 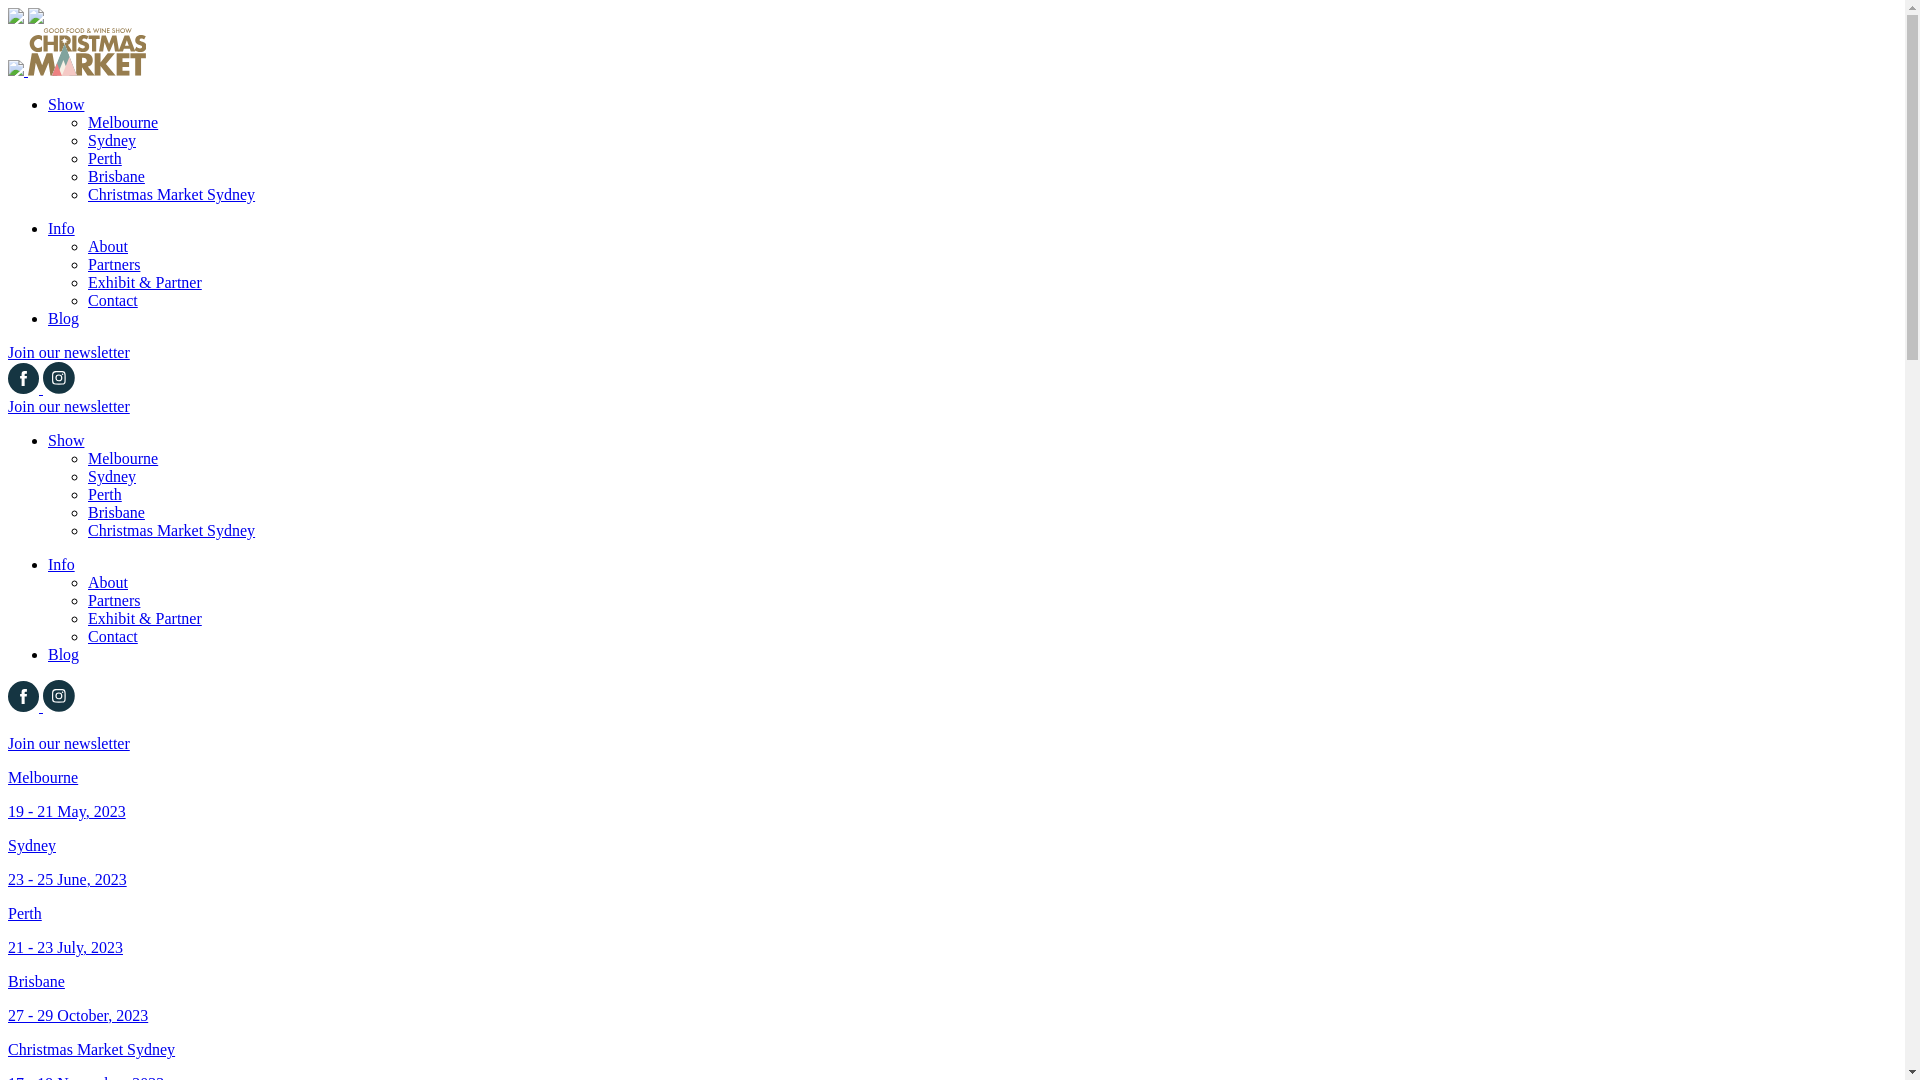 What do you see at coordinates (48, 439) in the screenshot?
I see `'Show'` at bounding box center [48, 439].